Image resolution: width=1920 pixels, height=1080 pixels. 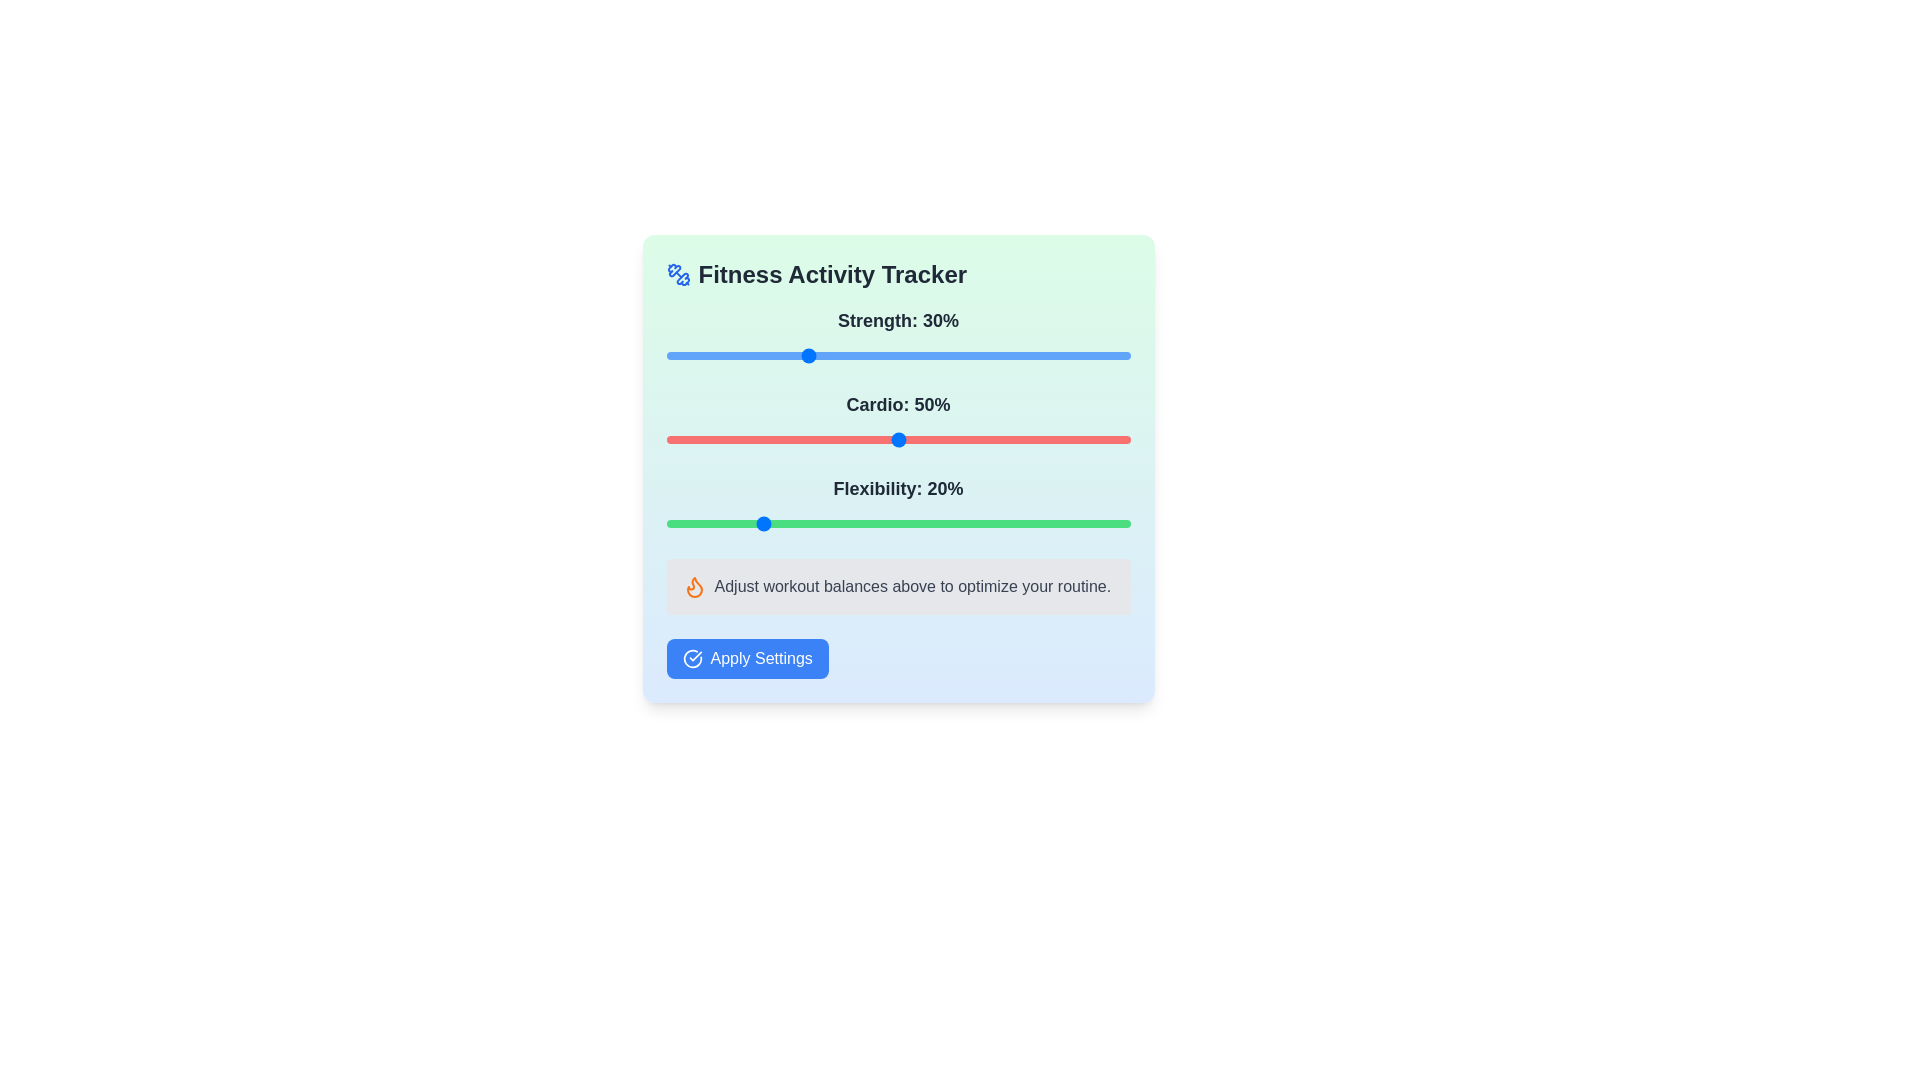 What do you see at coordinates (939, 438) in the screenshot?
I see `cardio level` at bounding box center [939, 438].